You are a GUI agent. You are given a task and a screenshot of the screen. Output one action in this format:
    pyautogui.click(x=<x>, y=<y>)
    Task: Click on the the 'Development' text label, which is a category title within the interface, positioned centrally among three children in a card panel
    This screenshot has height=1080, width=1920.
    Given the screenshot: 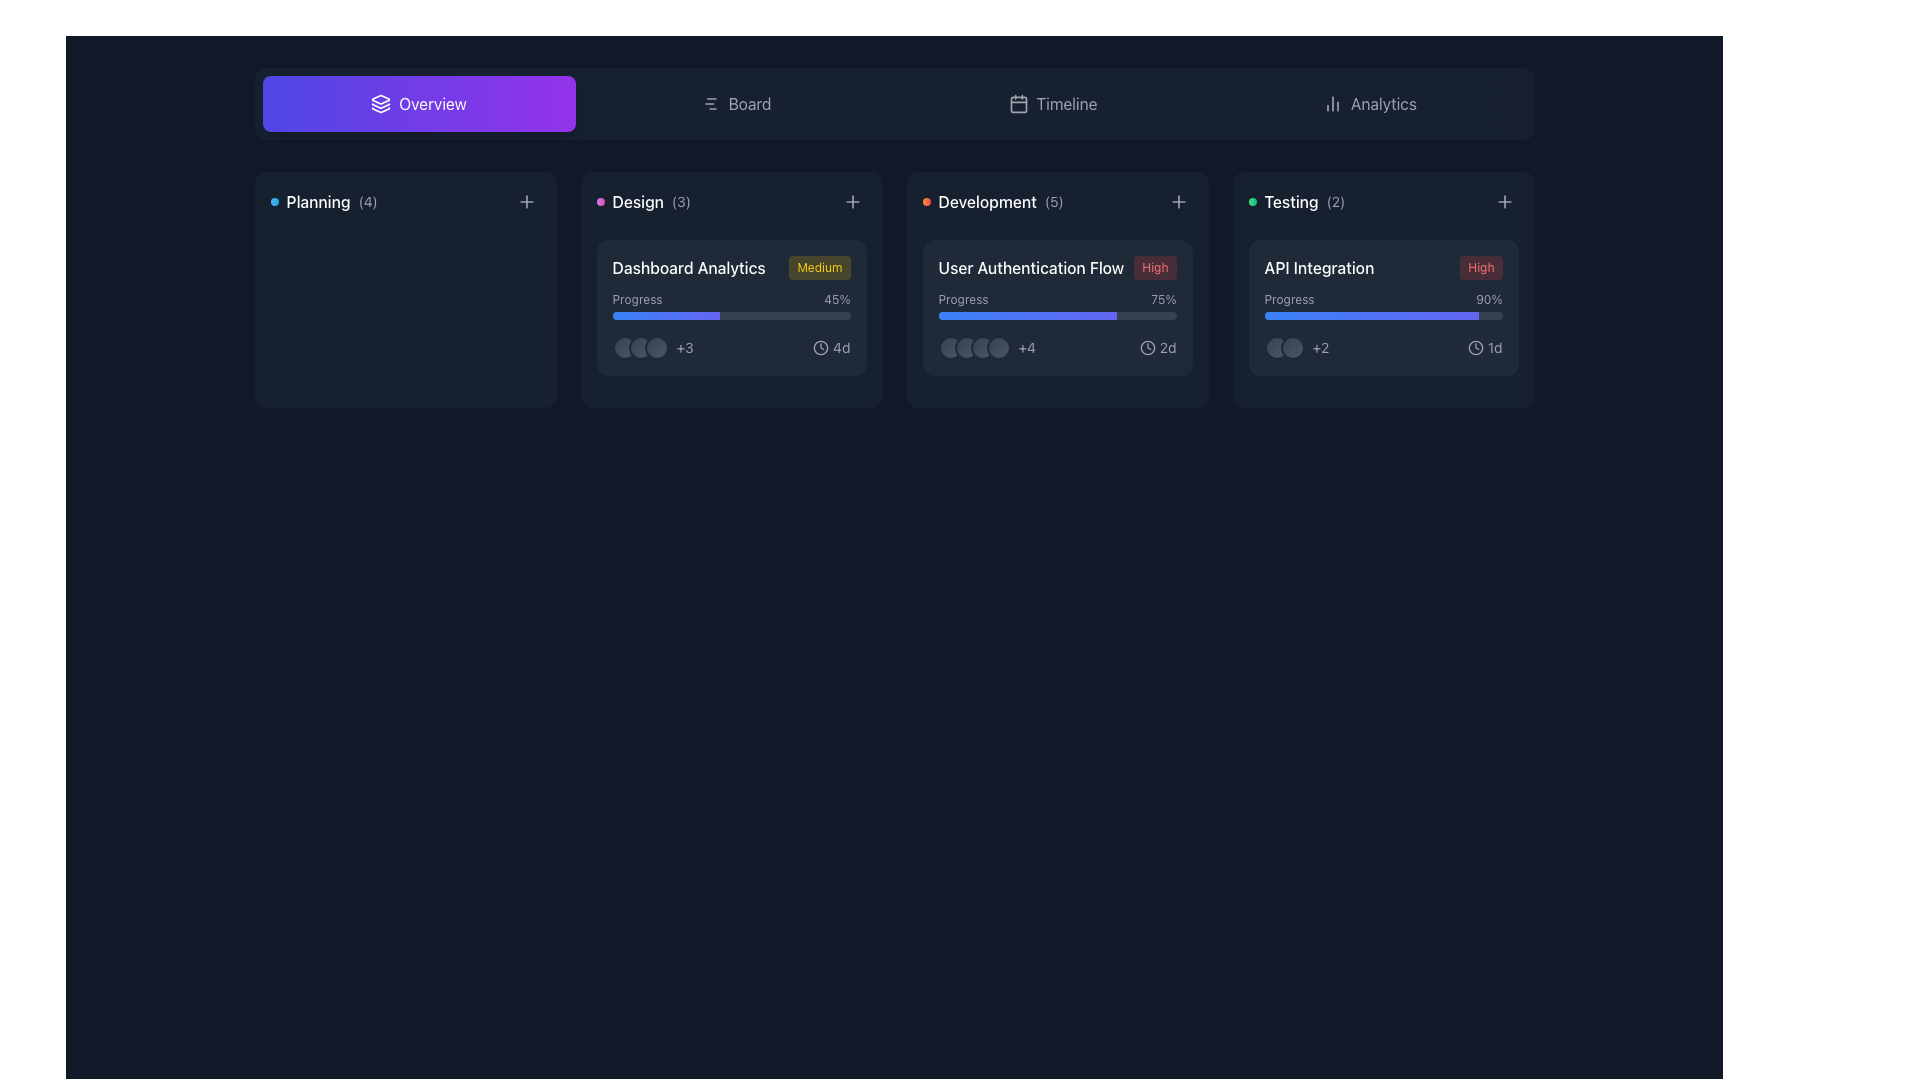 What is the action you would take?
    pyautogui.click(x=987, y=201)
    